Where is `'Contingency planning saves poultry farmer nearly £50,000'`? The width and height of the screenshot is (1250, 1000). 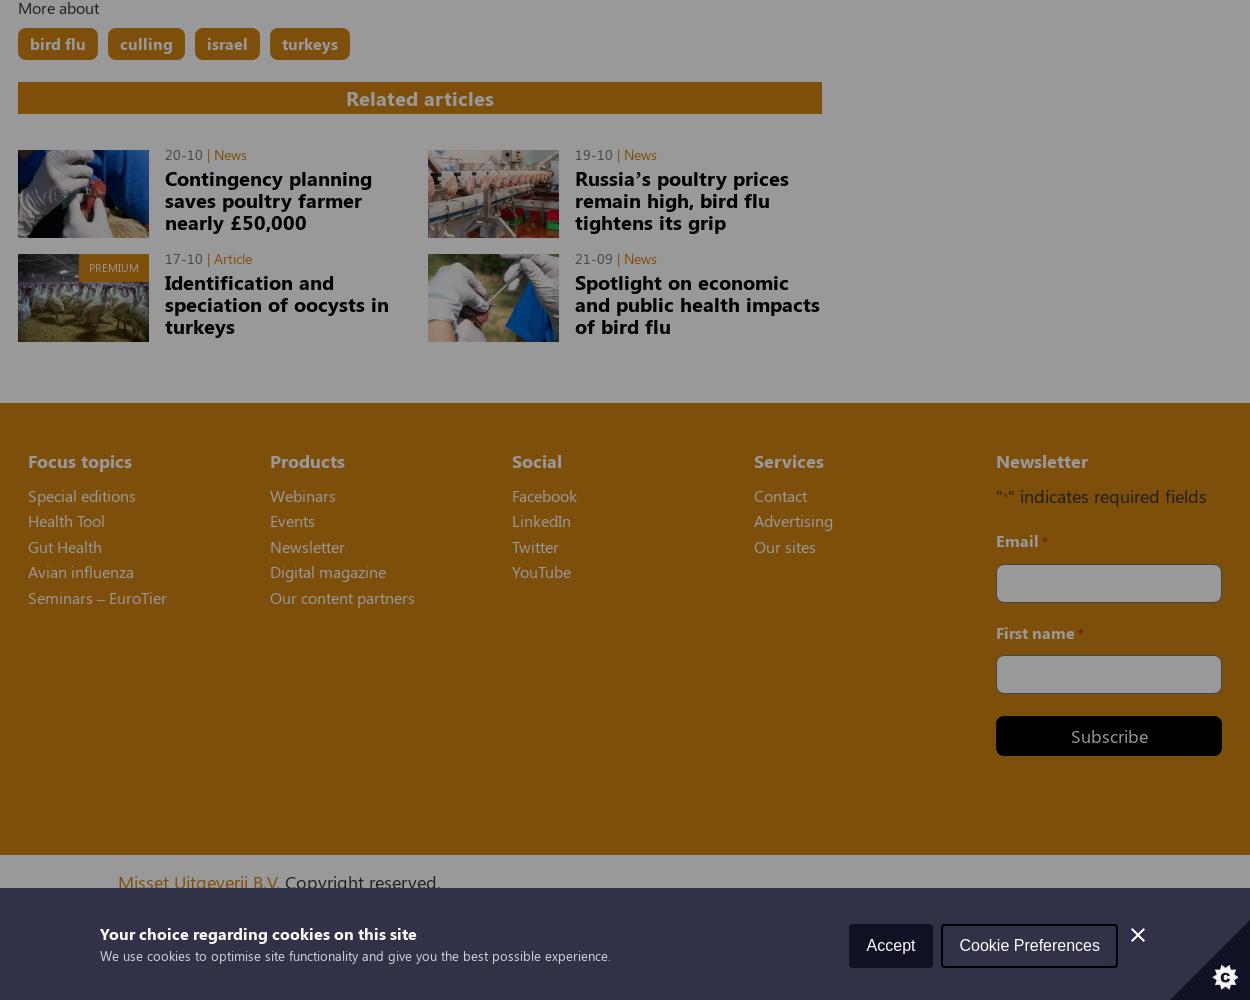 'Contingency planning saves poultry farmer nearly £50,000' is located at coordinates (268, 198).